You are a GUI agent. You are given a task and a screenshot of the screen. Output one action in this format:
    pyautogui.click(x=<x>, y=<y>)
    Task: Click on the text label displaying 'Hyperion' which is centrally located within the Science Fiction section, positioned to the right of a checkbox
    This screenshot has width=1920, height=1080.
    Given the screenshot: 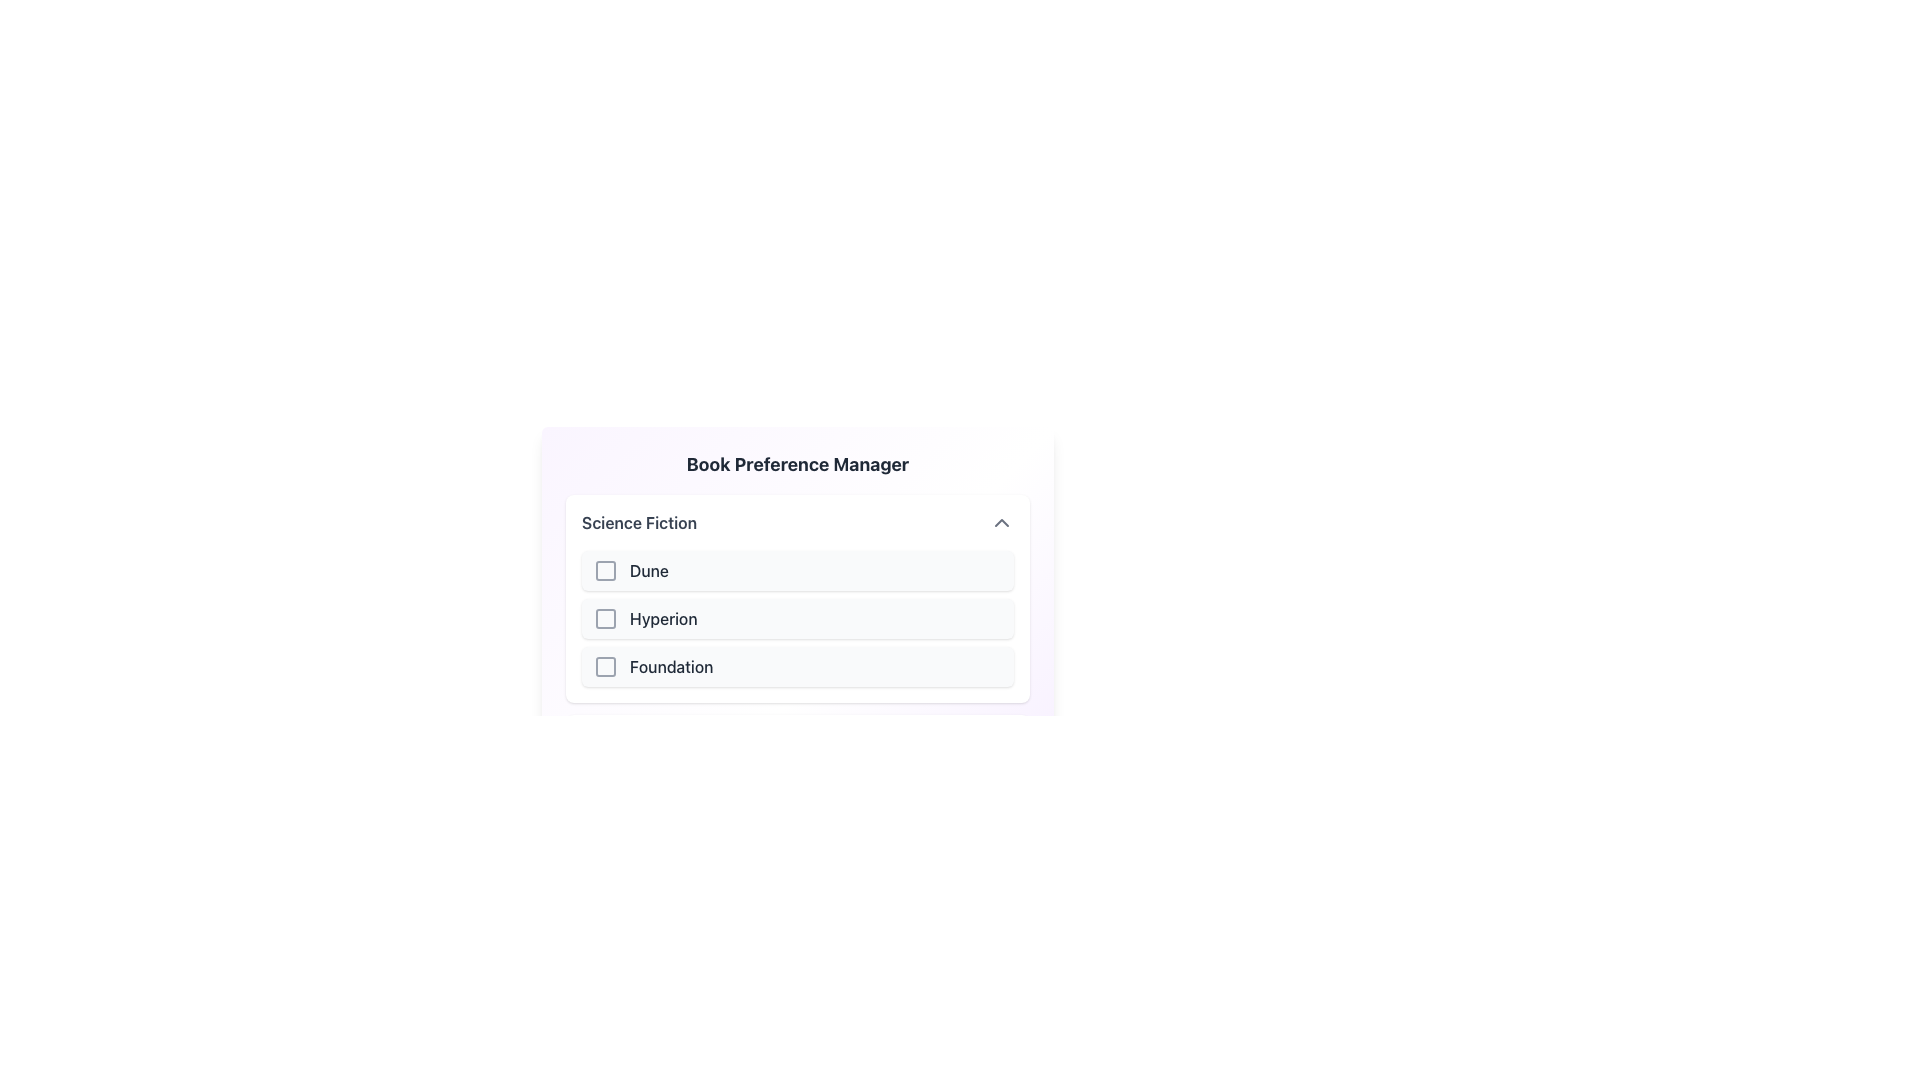 What is the action you would take?
    pyautogui.click(x=663, y=617)
    